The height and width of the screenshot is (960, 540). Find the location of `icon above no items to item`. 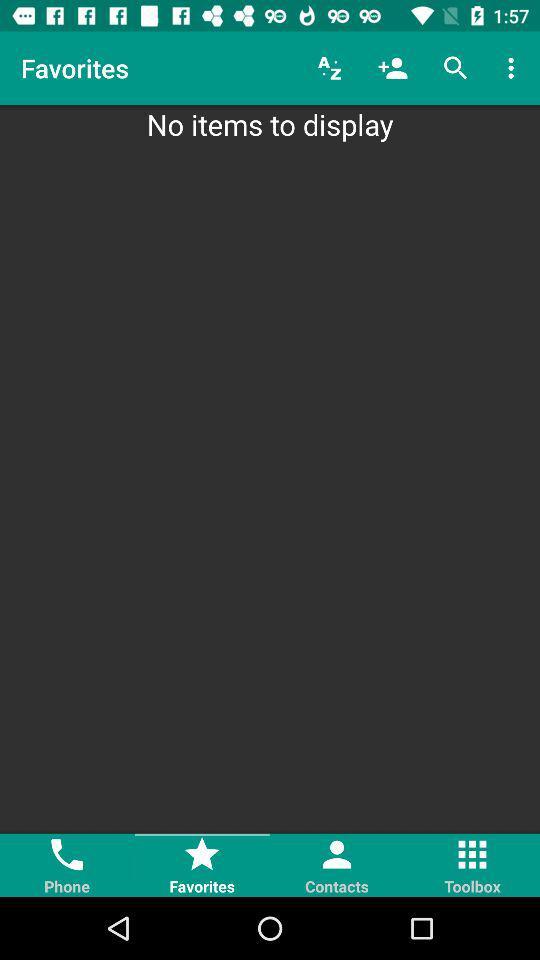

icon above no items to item is located at coordinates (455, 68).